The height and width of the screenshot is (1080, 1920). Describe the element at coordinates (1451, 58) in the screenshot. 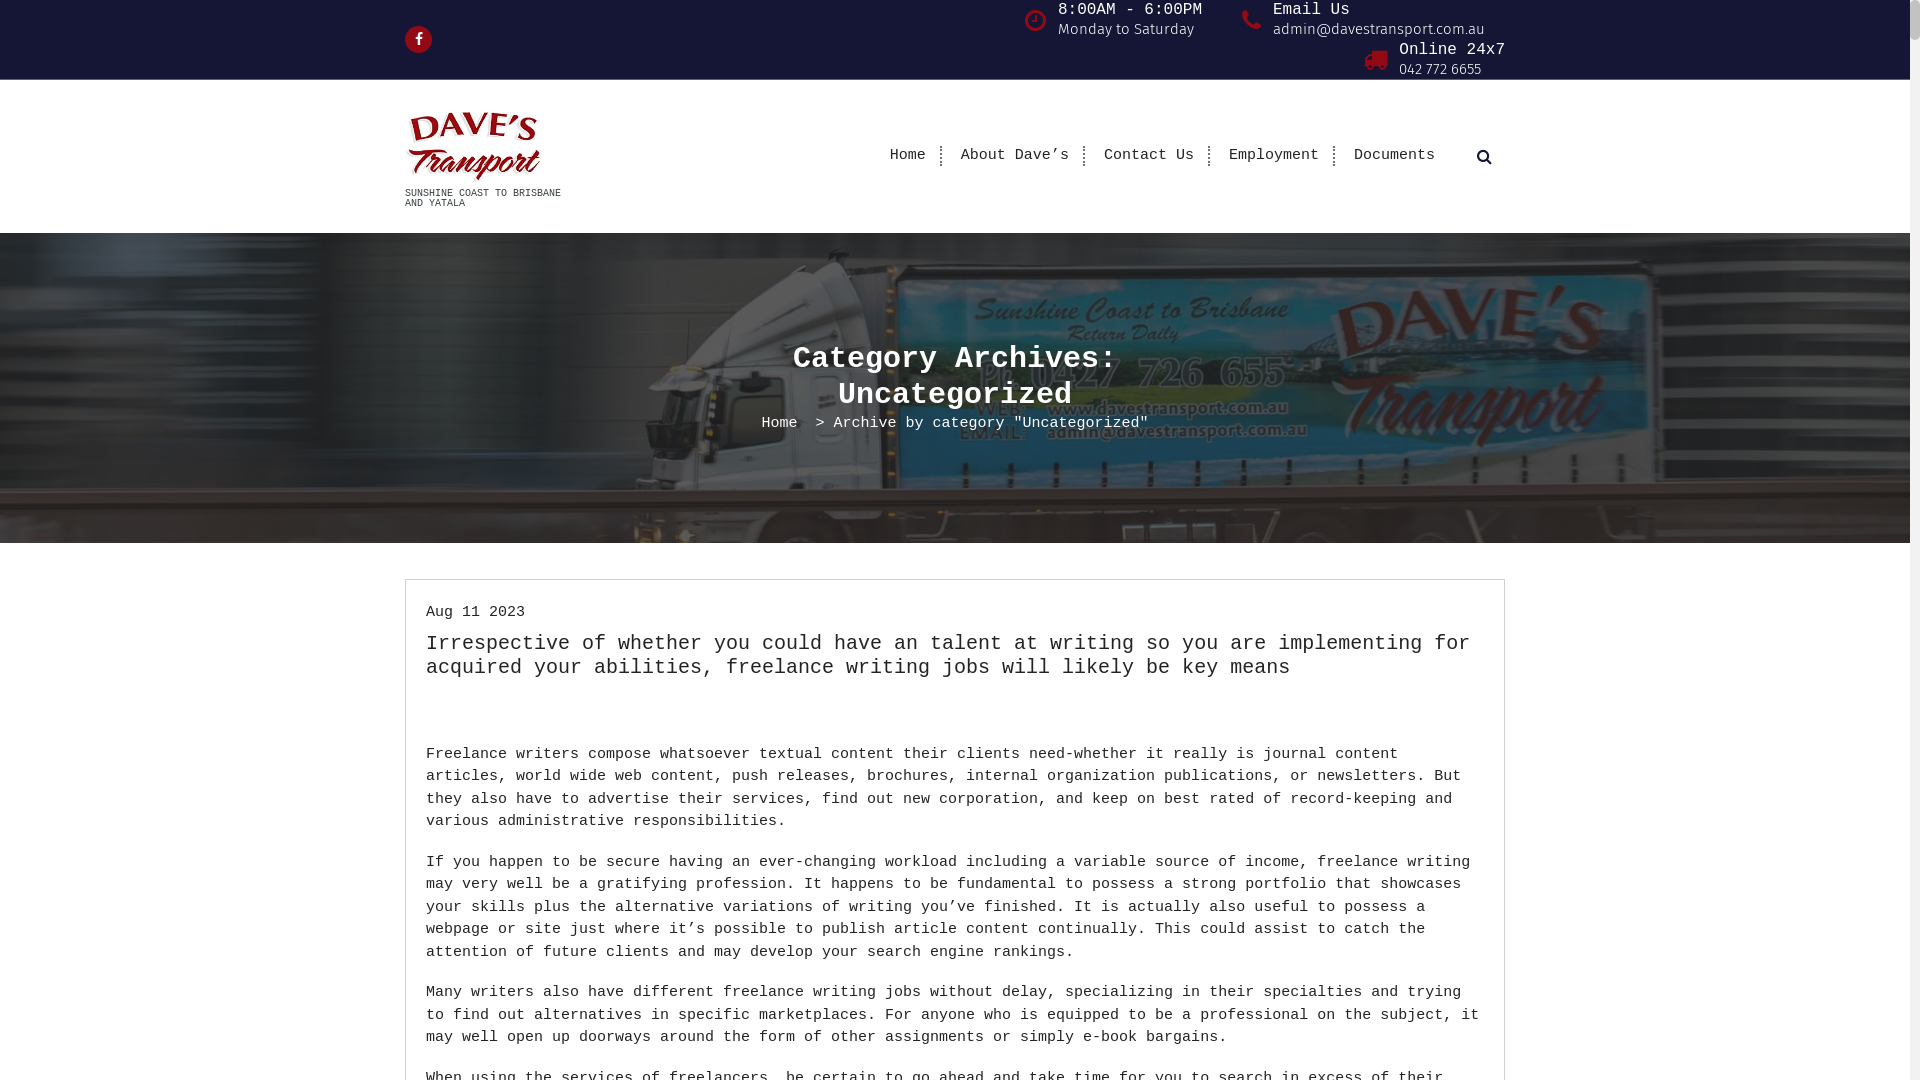

I see `'Online 24x7` at that location.